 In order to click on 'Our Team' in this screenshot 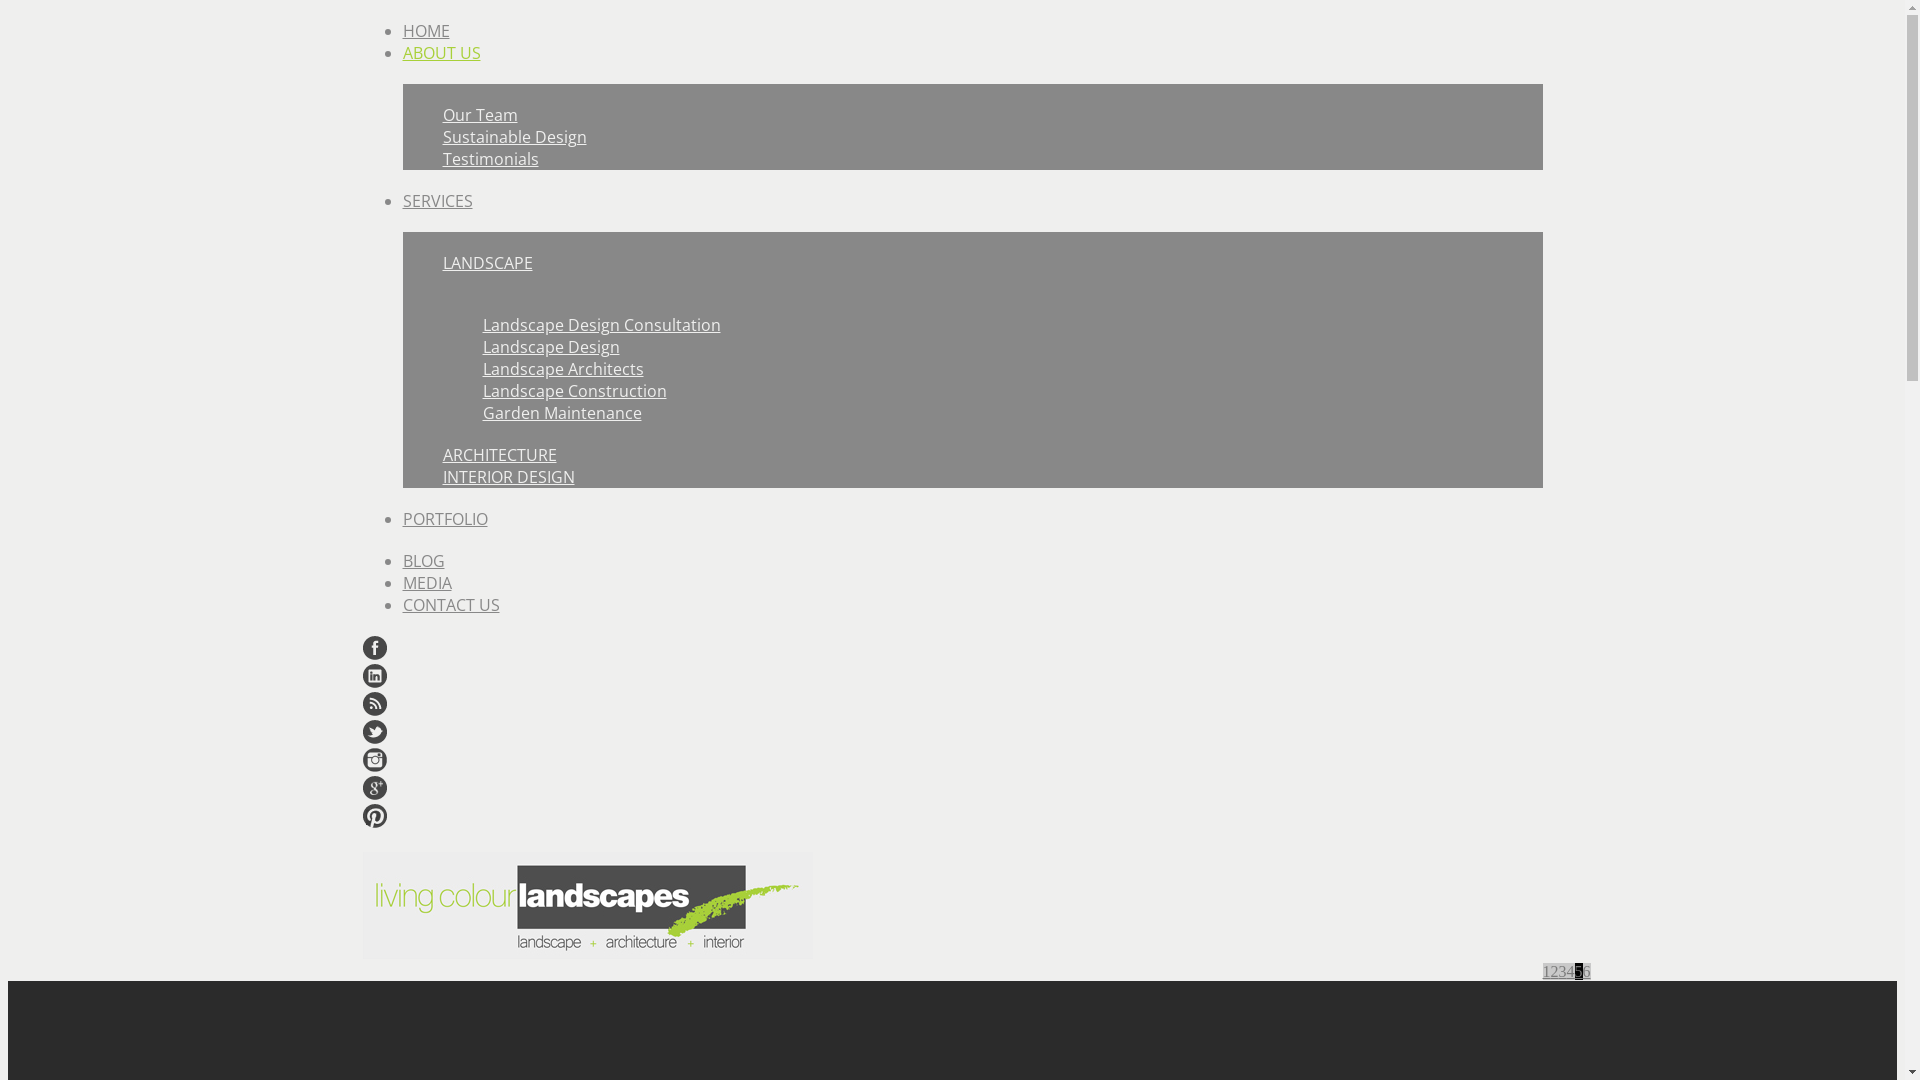, I will do `click(478, 115)`.